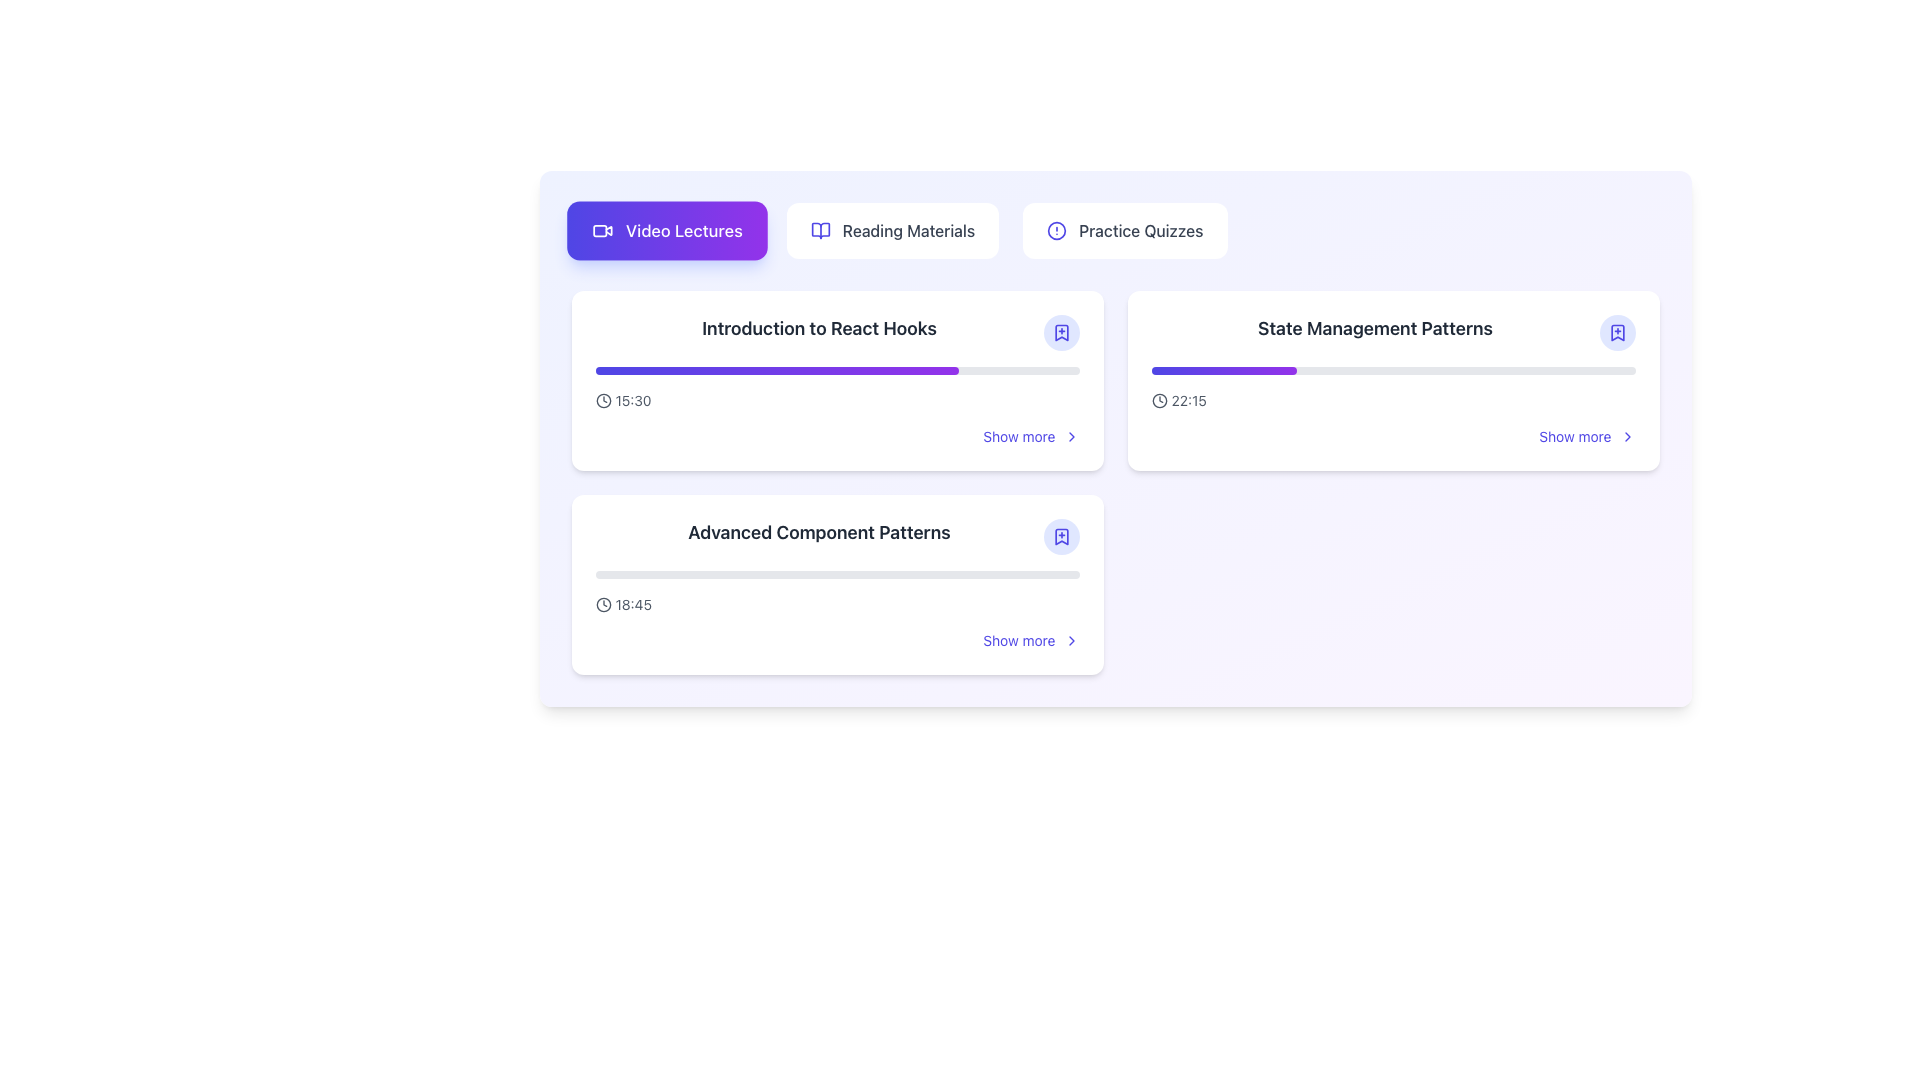 The width and height of the screenshot is (1920, 1080). Describe the element at coordinates (667, 230) in the screenshot. I see `the first button in the row of three buttons` at that location.